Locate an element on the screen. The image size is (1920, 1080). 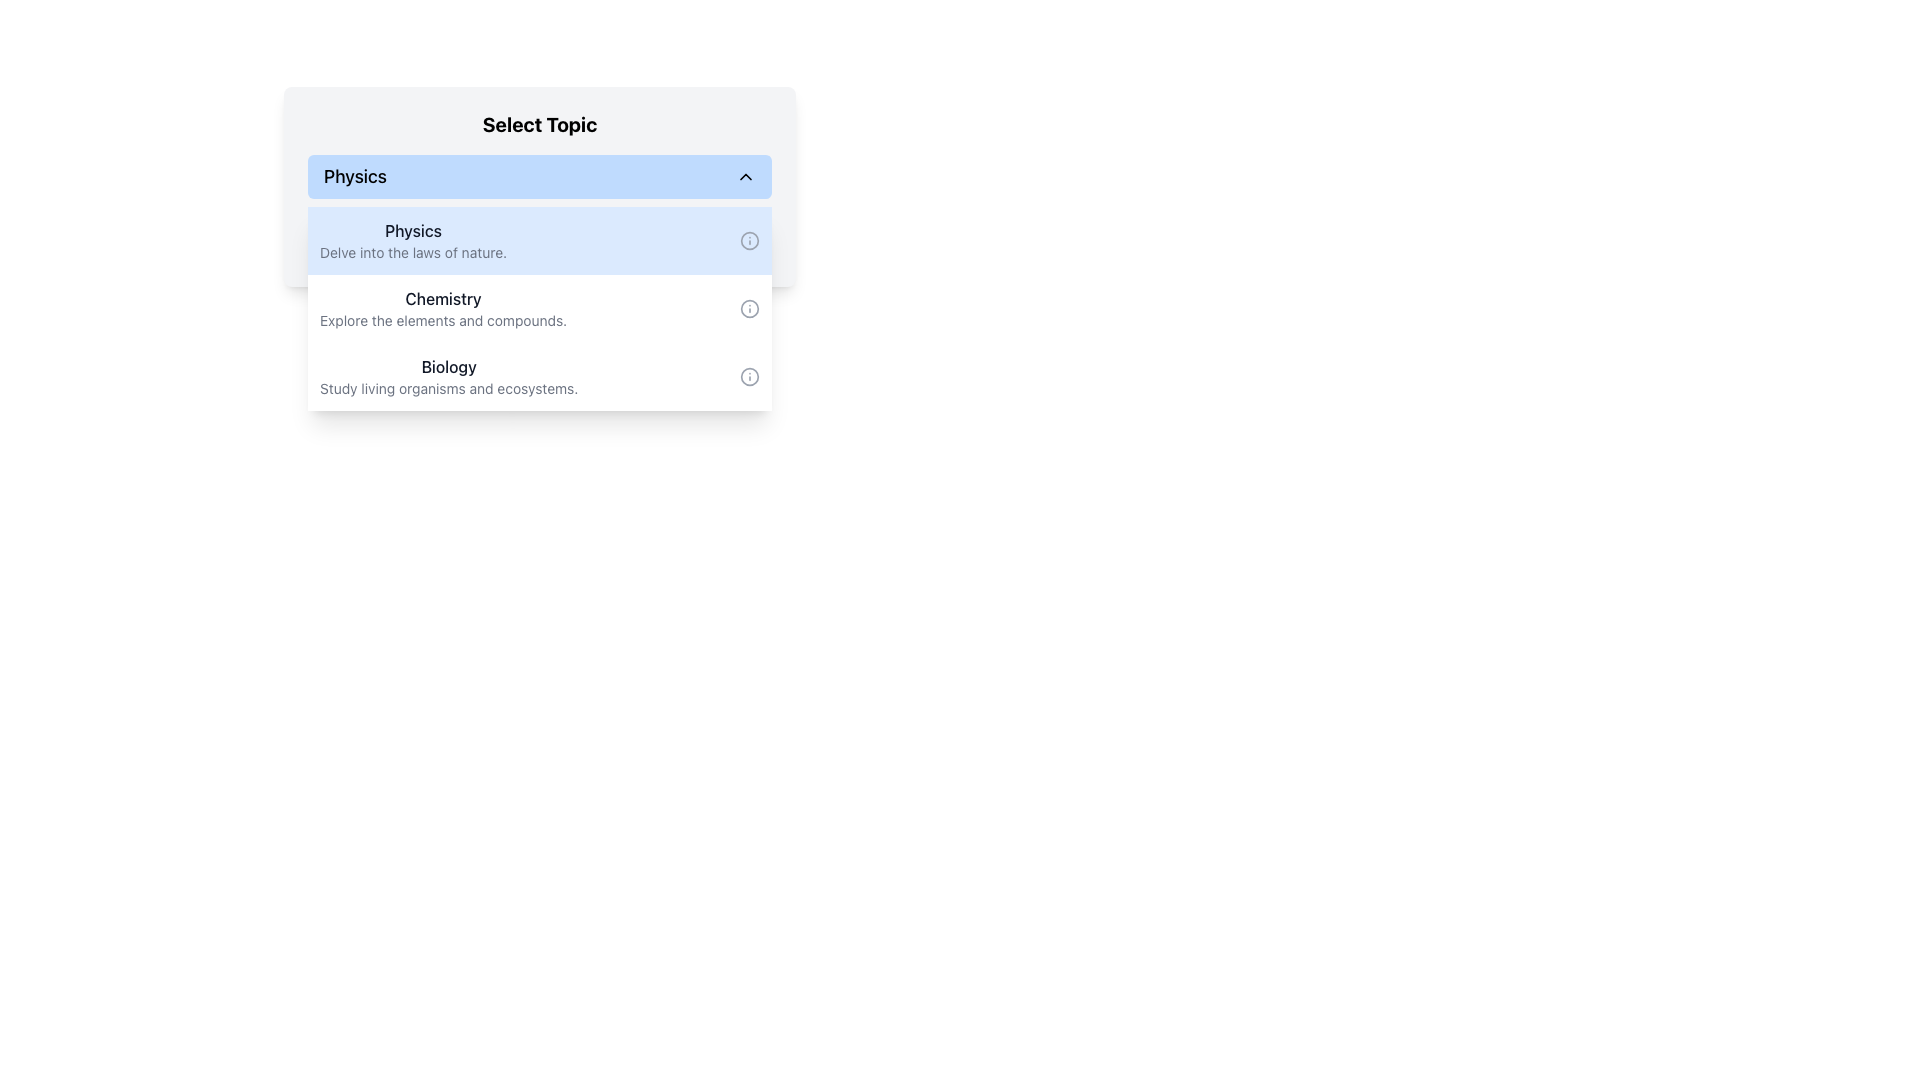
the text label displaying 'Chemistry', which is styled with a medium-weight font and a gray color, located centrally in the interface above 'Biology' and below 'Physics' is located at coordinates (442, 299).